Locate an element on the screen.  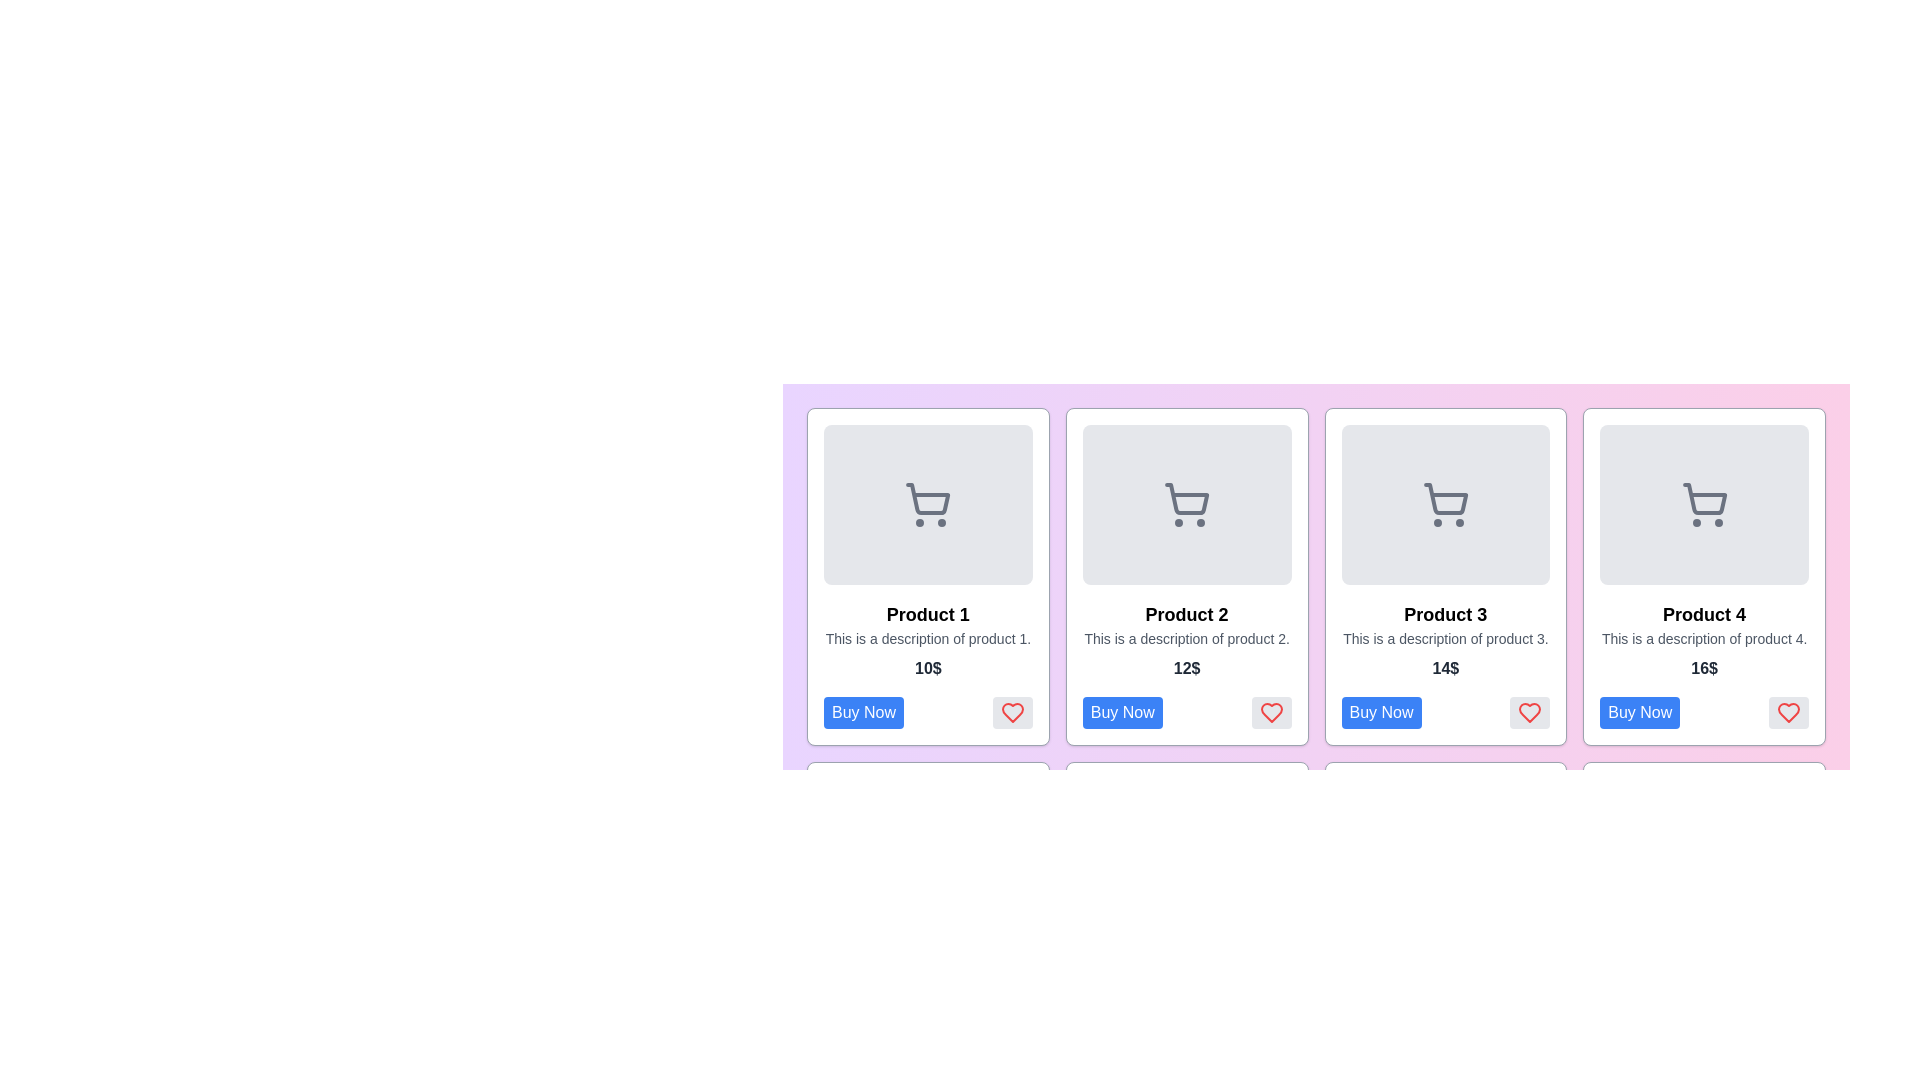
the text block displaying 'This is a description of product 4.' located in the fourth product card from the left, below the product title 'Product 4' and above the price line is located at coordinates (1703, 639).